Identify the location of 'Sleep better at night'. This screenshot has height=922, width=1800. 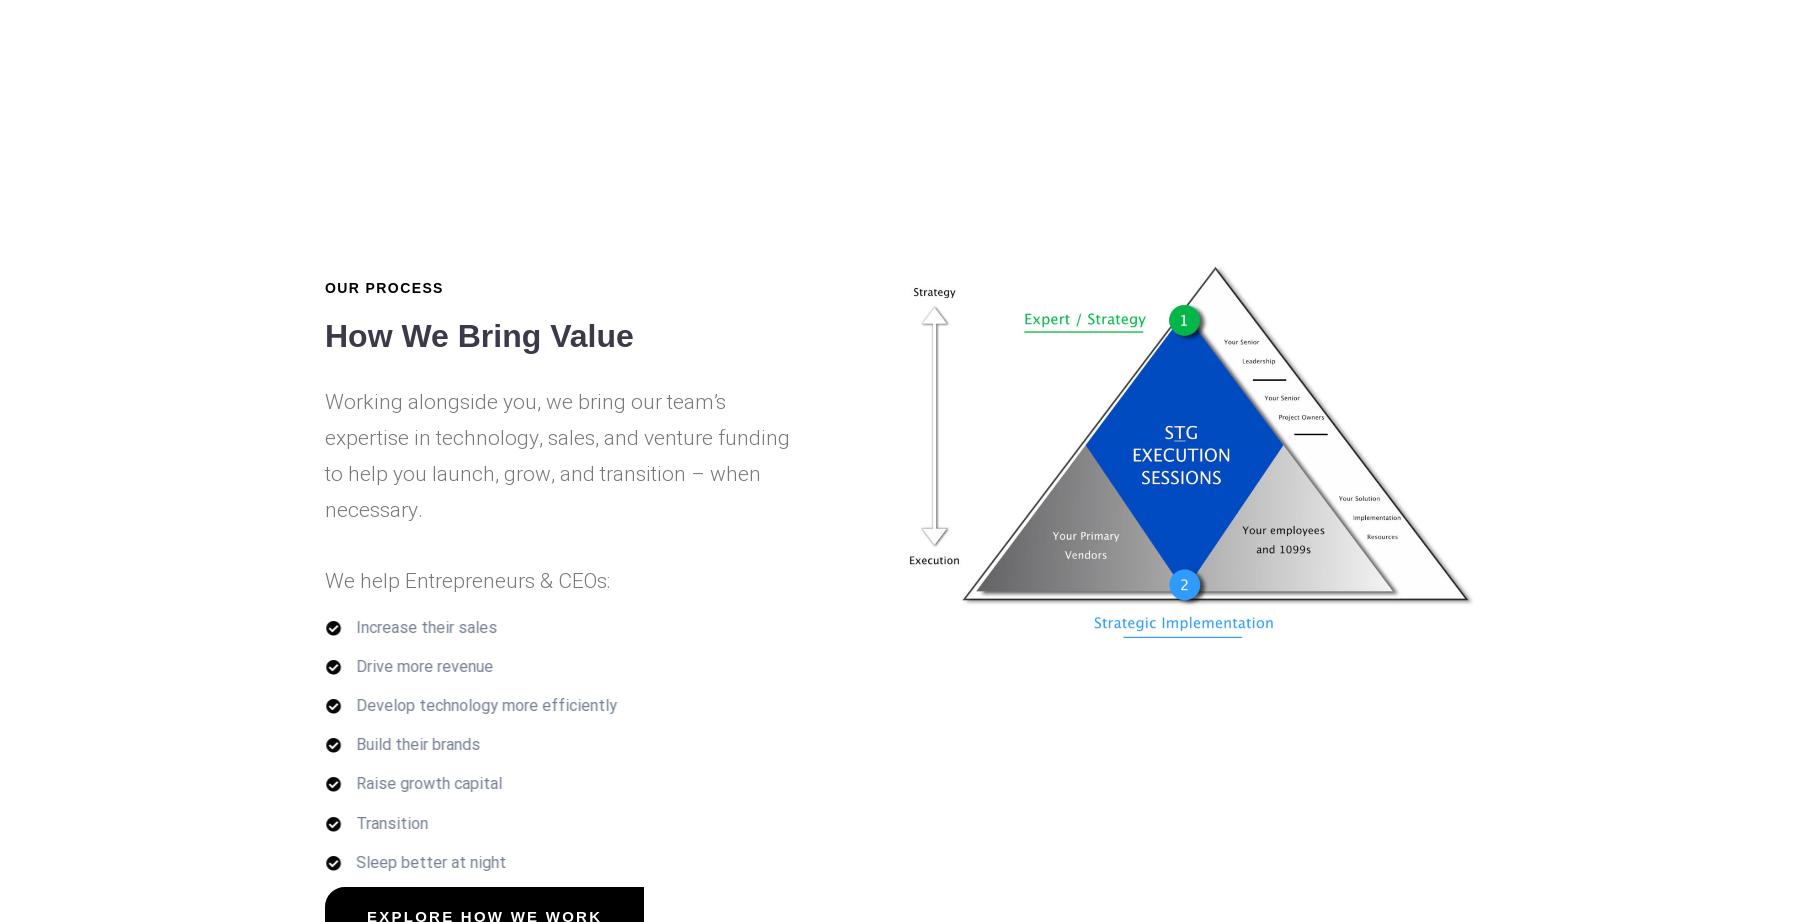
(430, 860).